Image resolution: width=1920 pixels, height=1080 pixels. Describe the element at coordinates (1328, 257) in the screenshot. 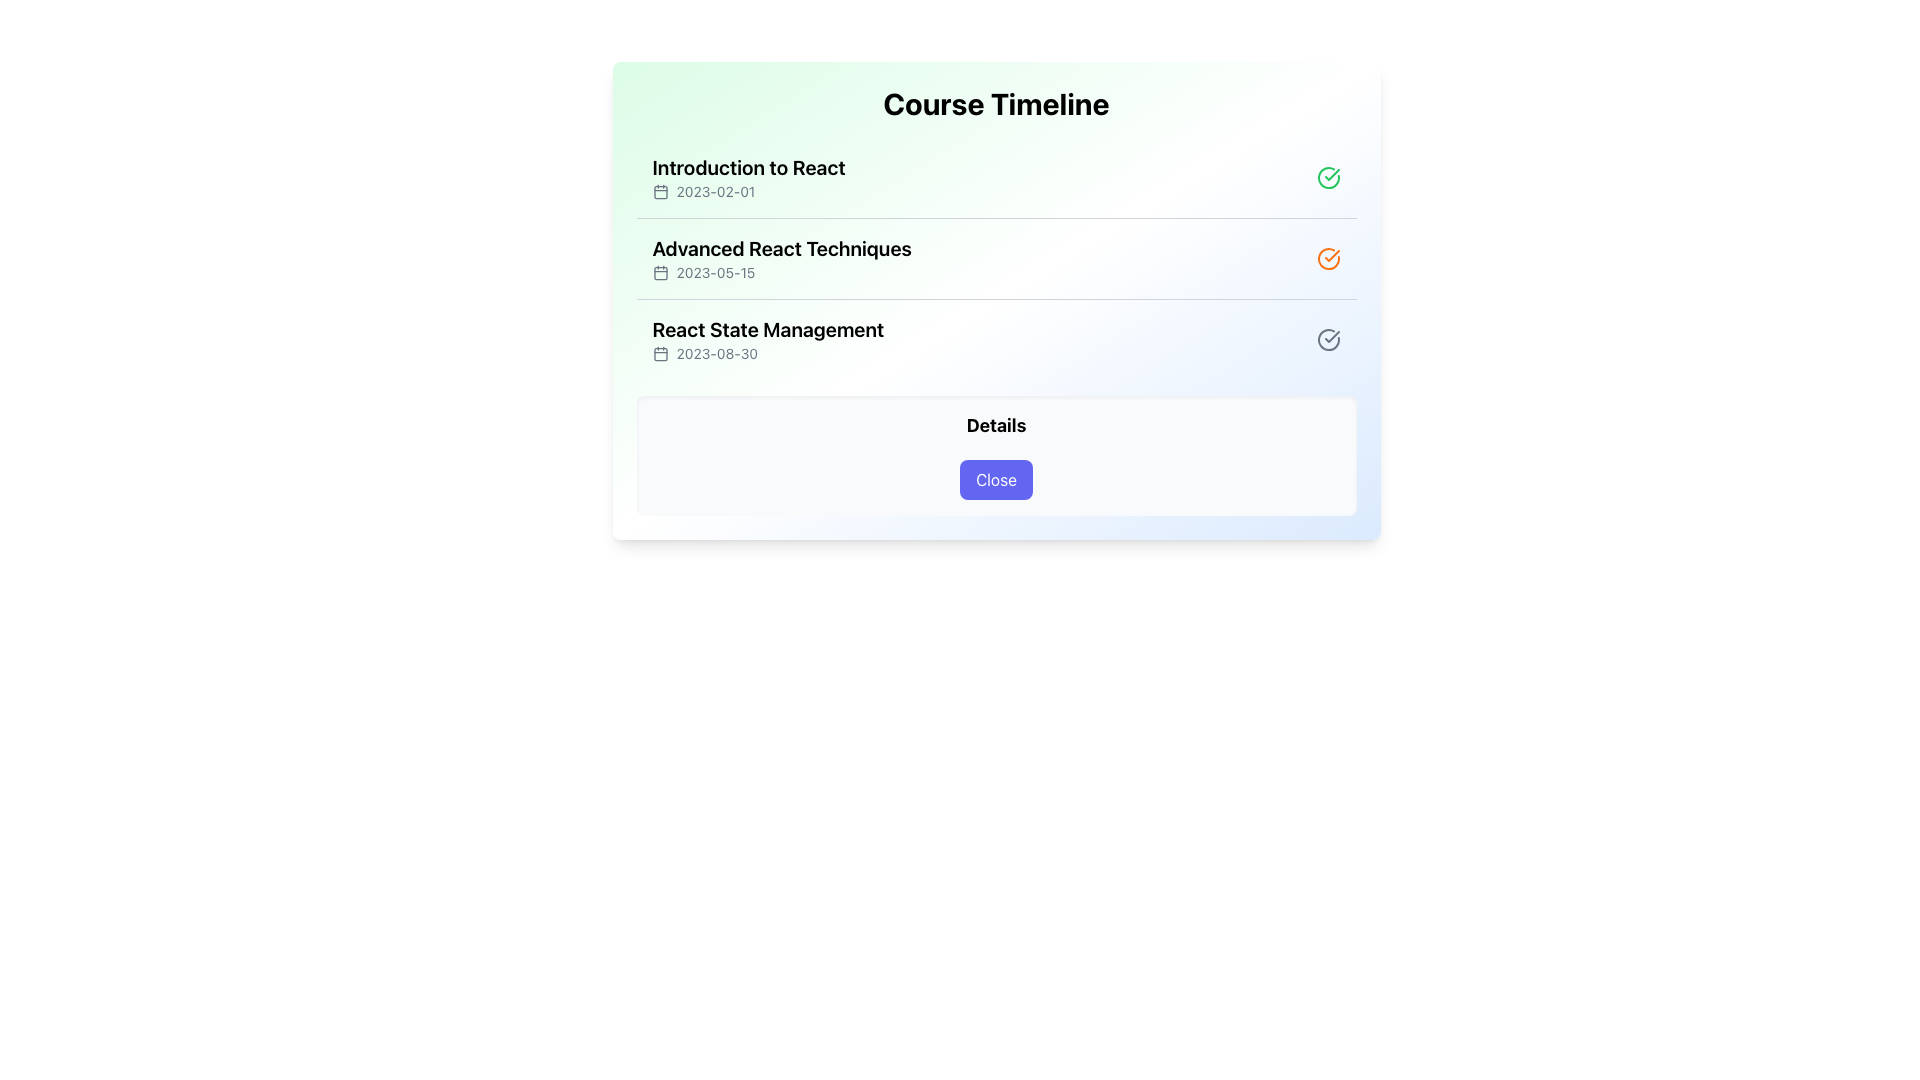

I see `the orange circular Decorative Icon with a check mark inside, which is aligned horizontally with the course title 'Advanced React Techniques'` at that location.